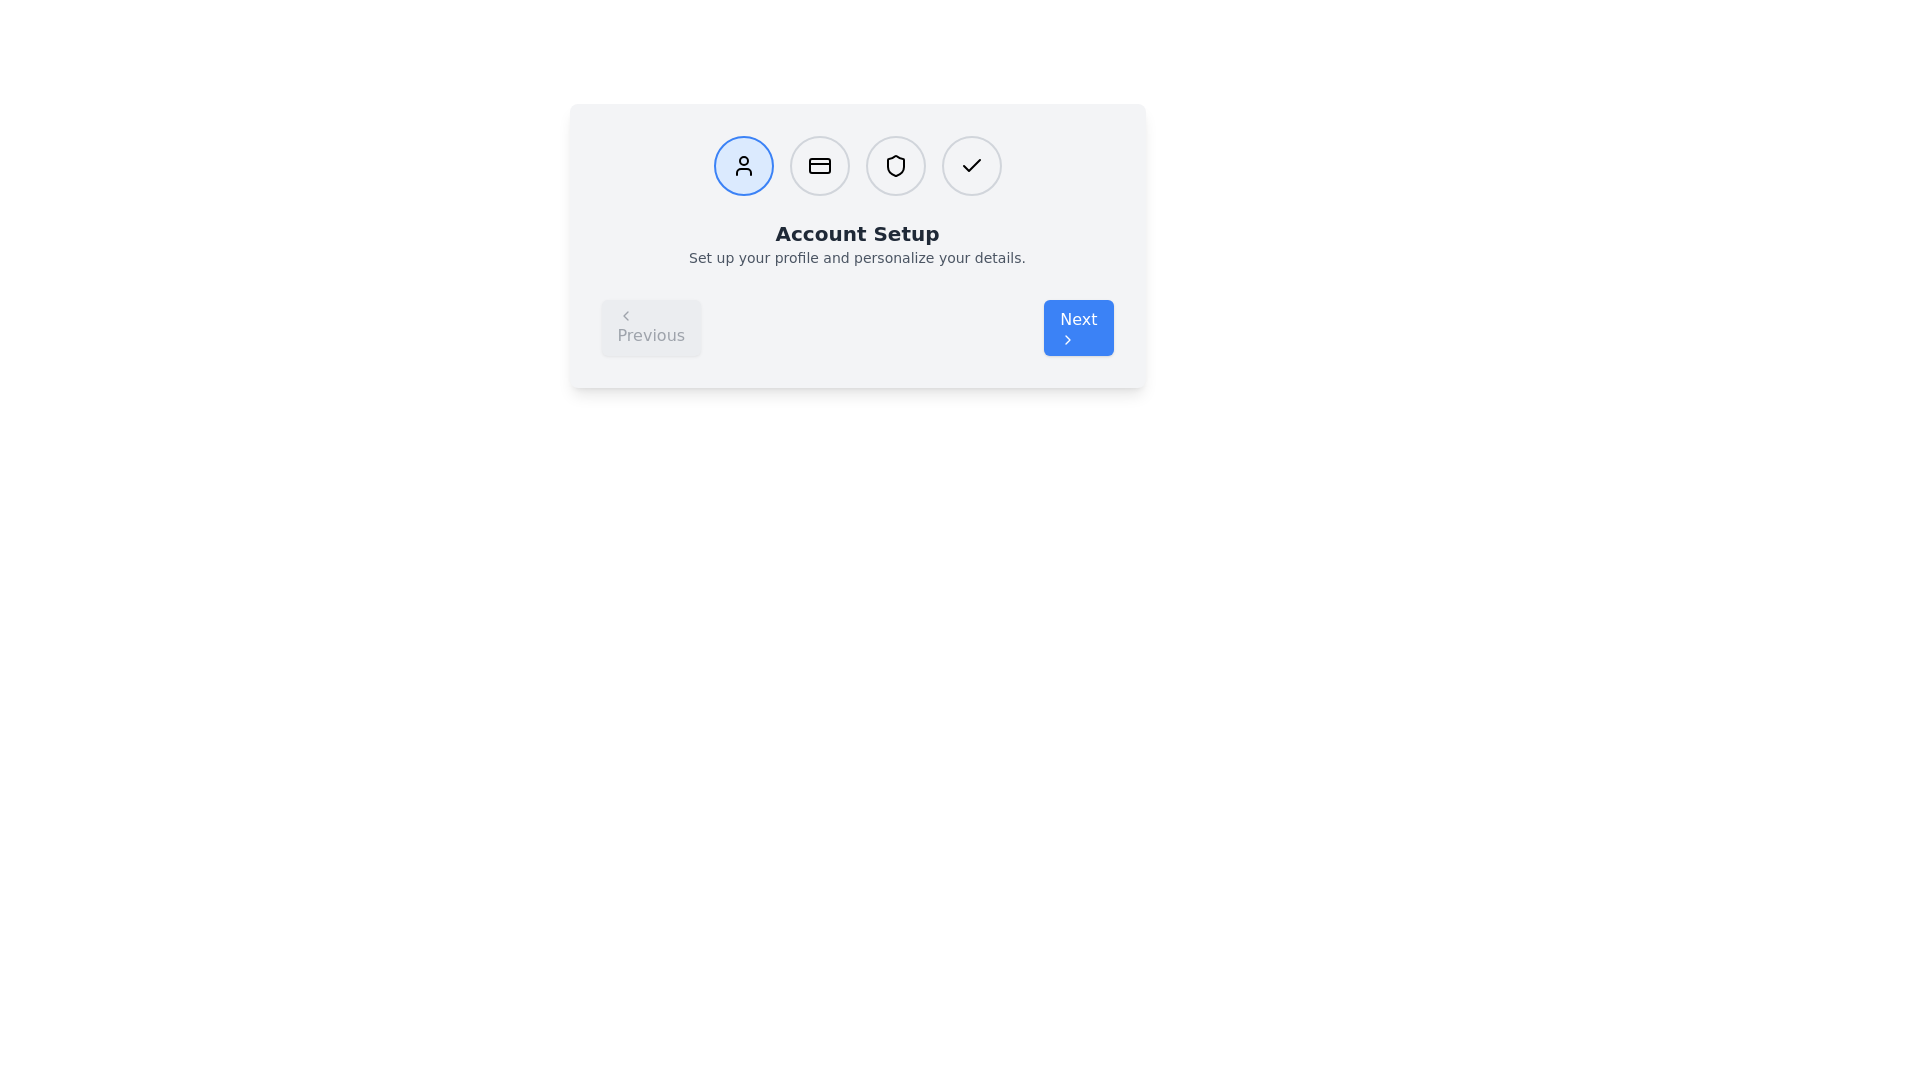  What do you see at coordinates (894, 164) in the screenshot?
I see `the shield icon embedded within the security button` at bounding box center [894, 164].